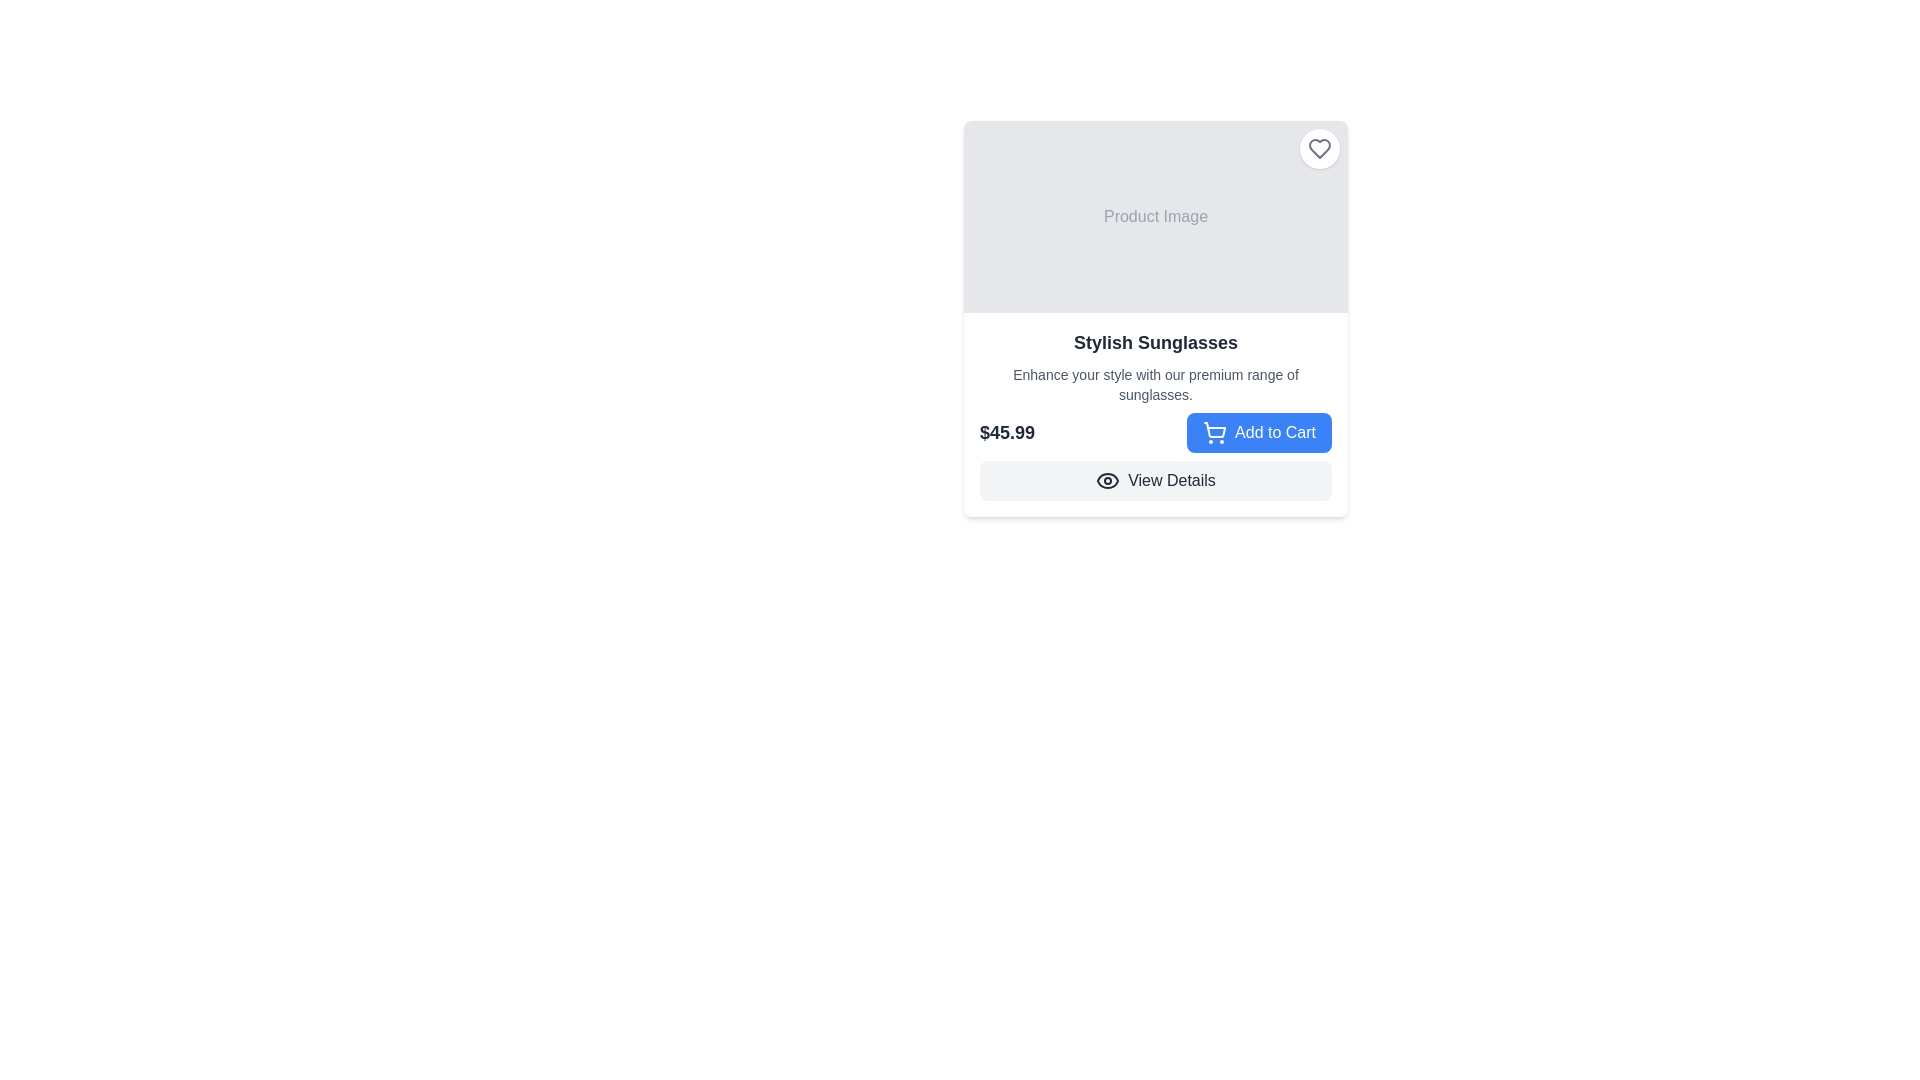 This screenshot has width=1920, height=1080. What do you see at coordinates (1156, 216) in the screenshot?
I see `the placeholder or image display area for the product in the e-commerce card layout, located above the title 'Stylish Sunglasses'` at bounding box center [1156, 216].